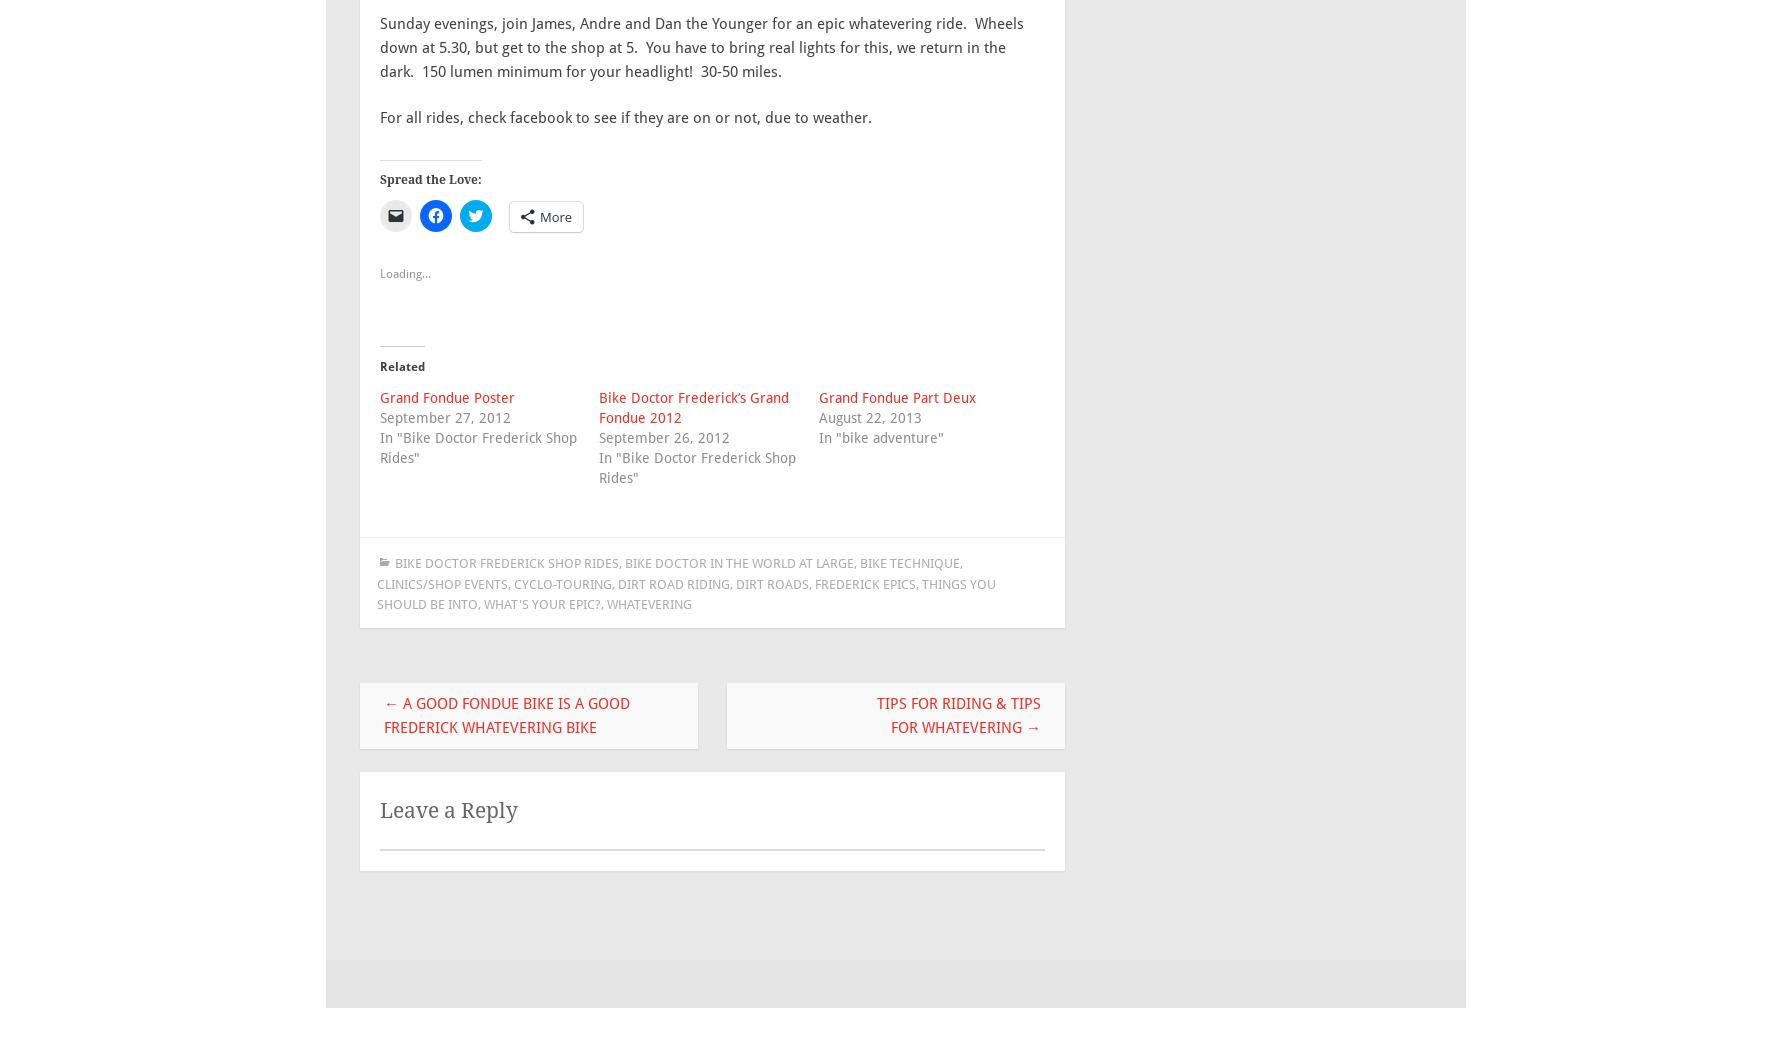 The width and height of the screenshot is (1792, 1039). I want to click on 'what's your epic?', so click(541, 604).